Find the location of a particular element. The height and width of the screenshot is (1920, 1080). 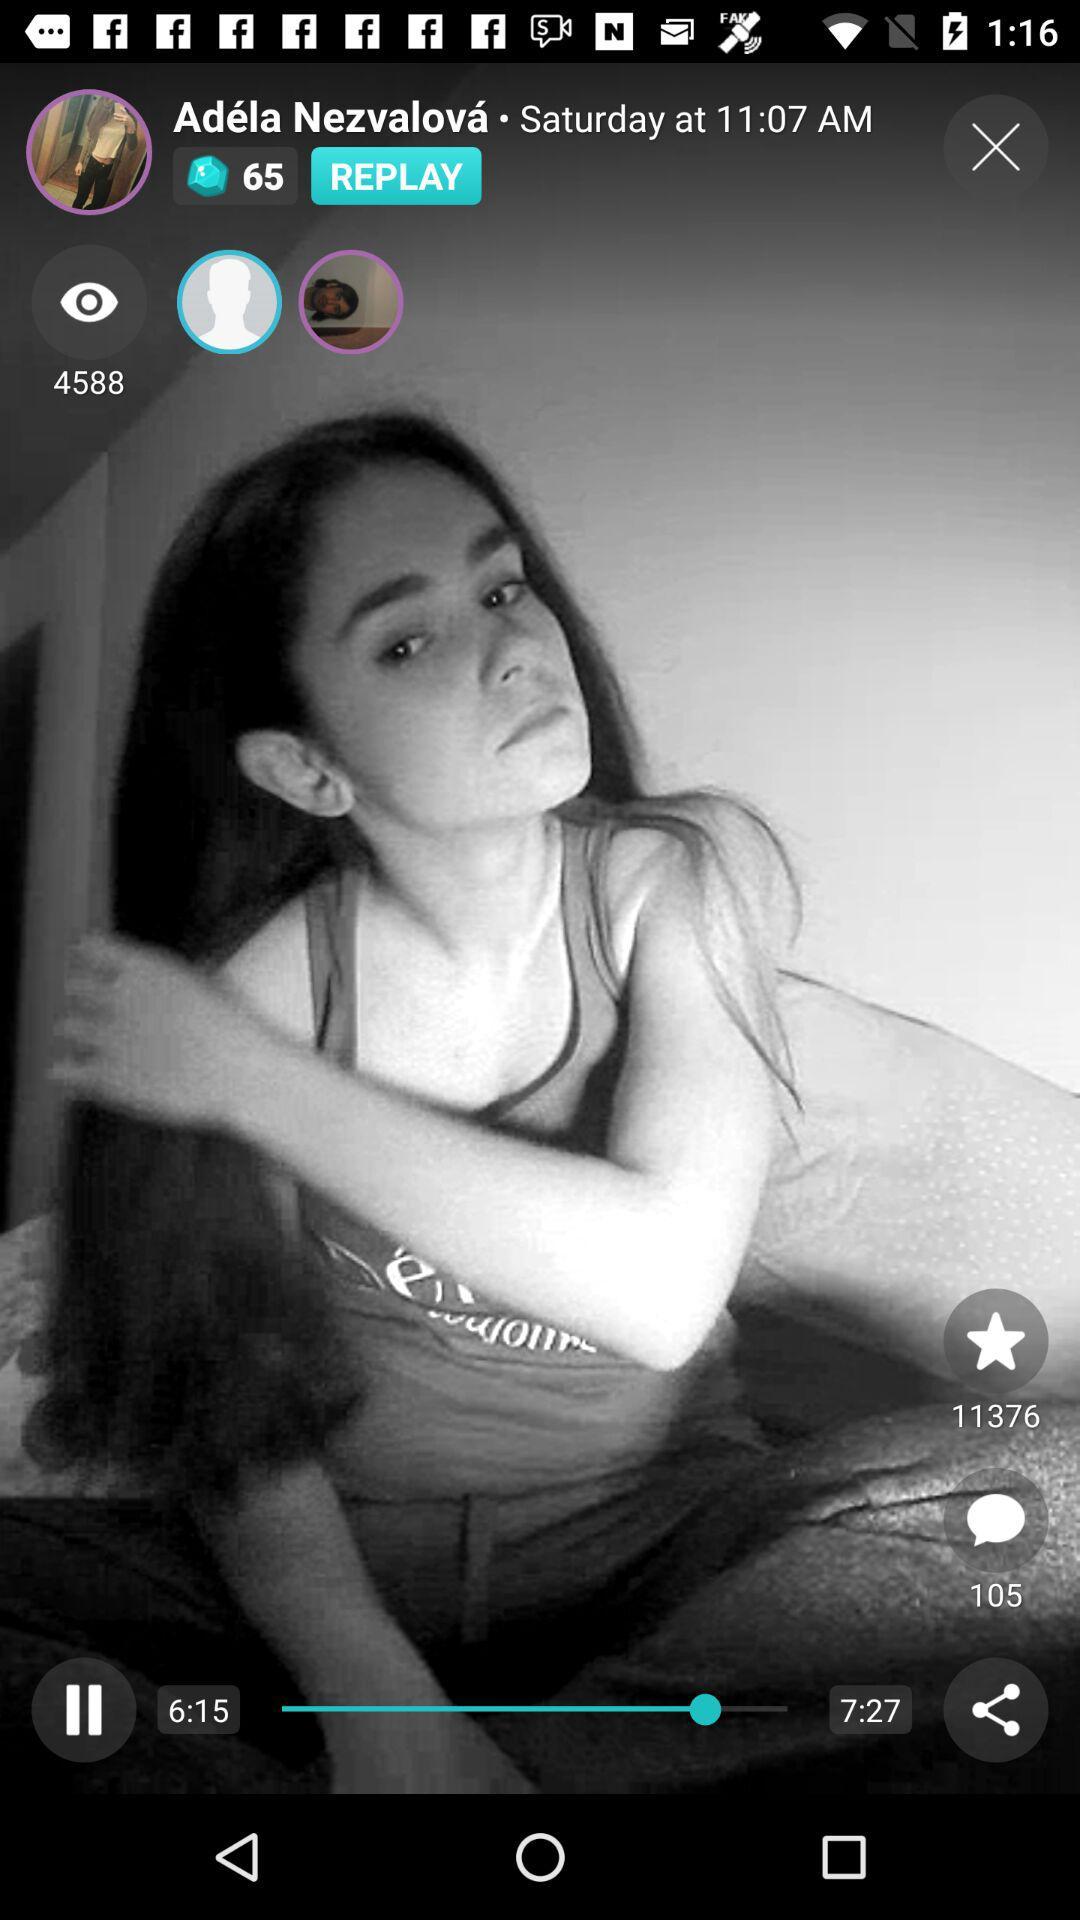

open profile picture is located at coordinates (88, 151).